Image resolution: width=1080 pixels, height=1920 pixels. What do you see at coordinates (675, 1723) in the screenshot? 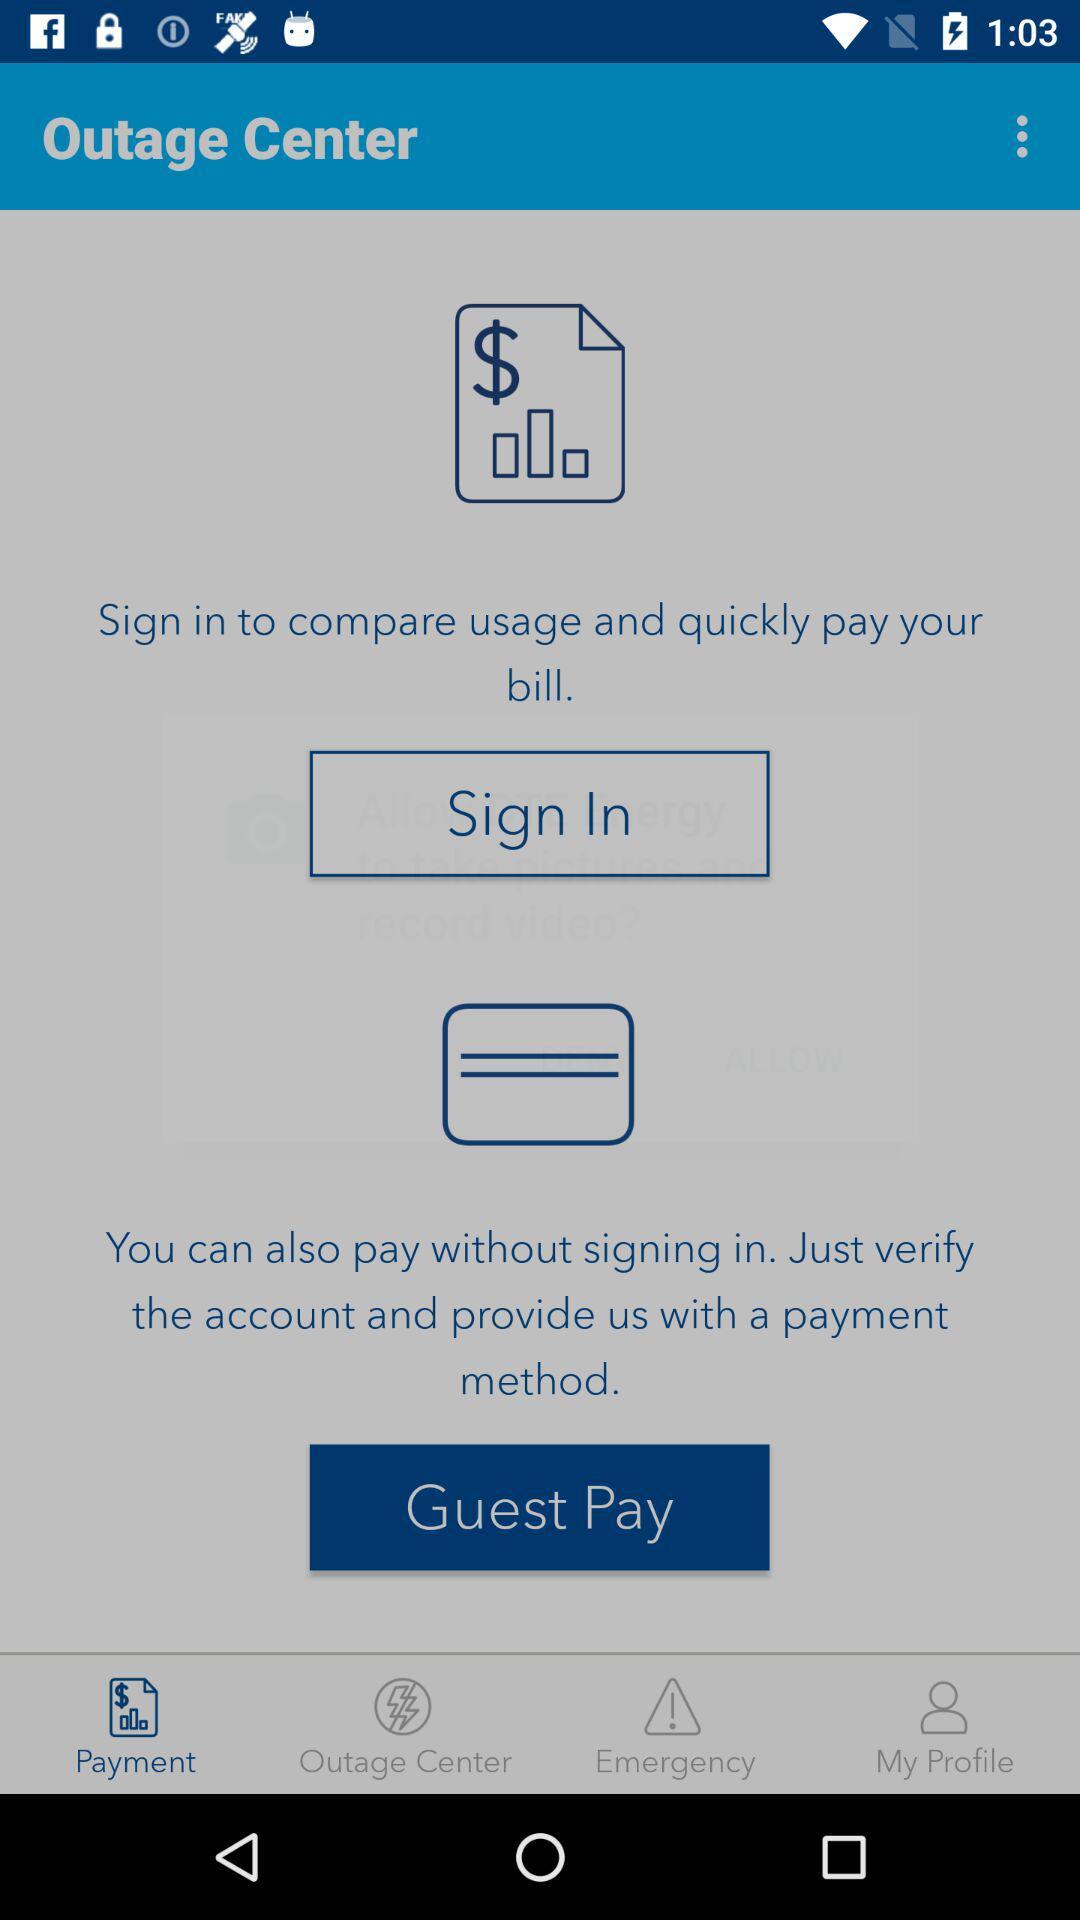
I see `the icon next to my profile item` at bounding box center [675, 1723].